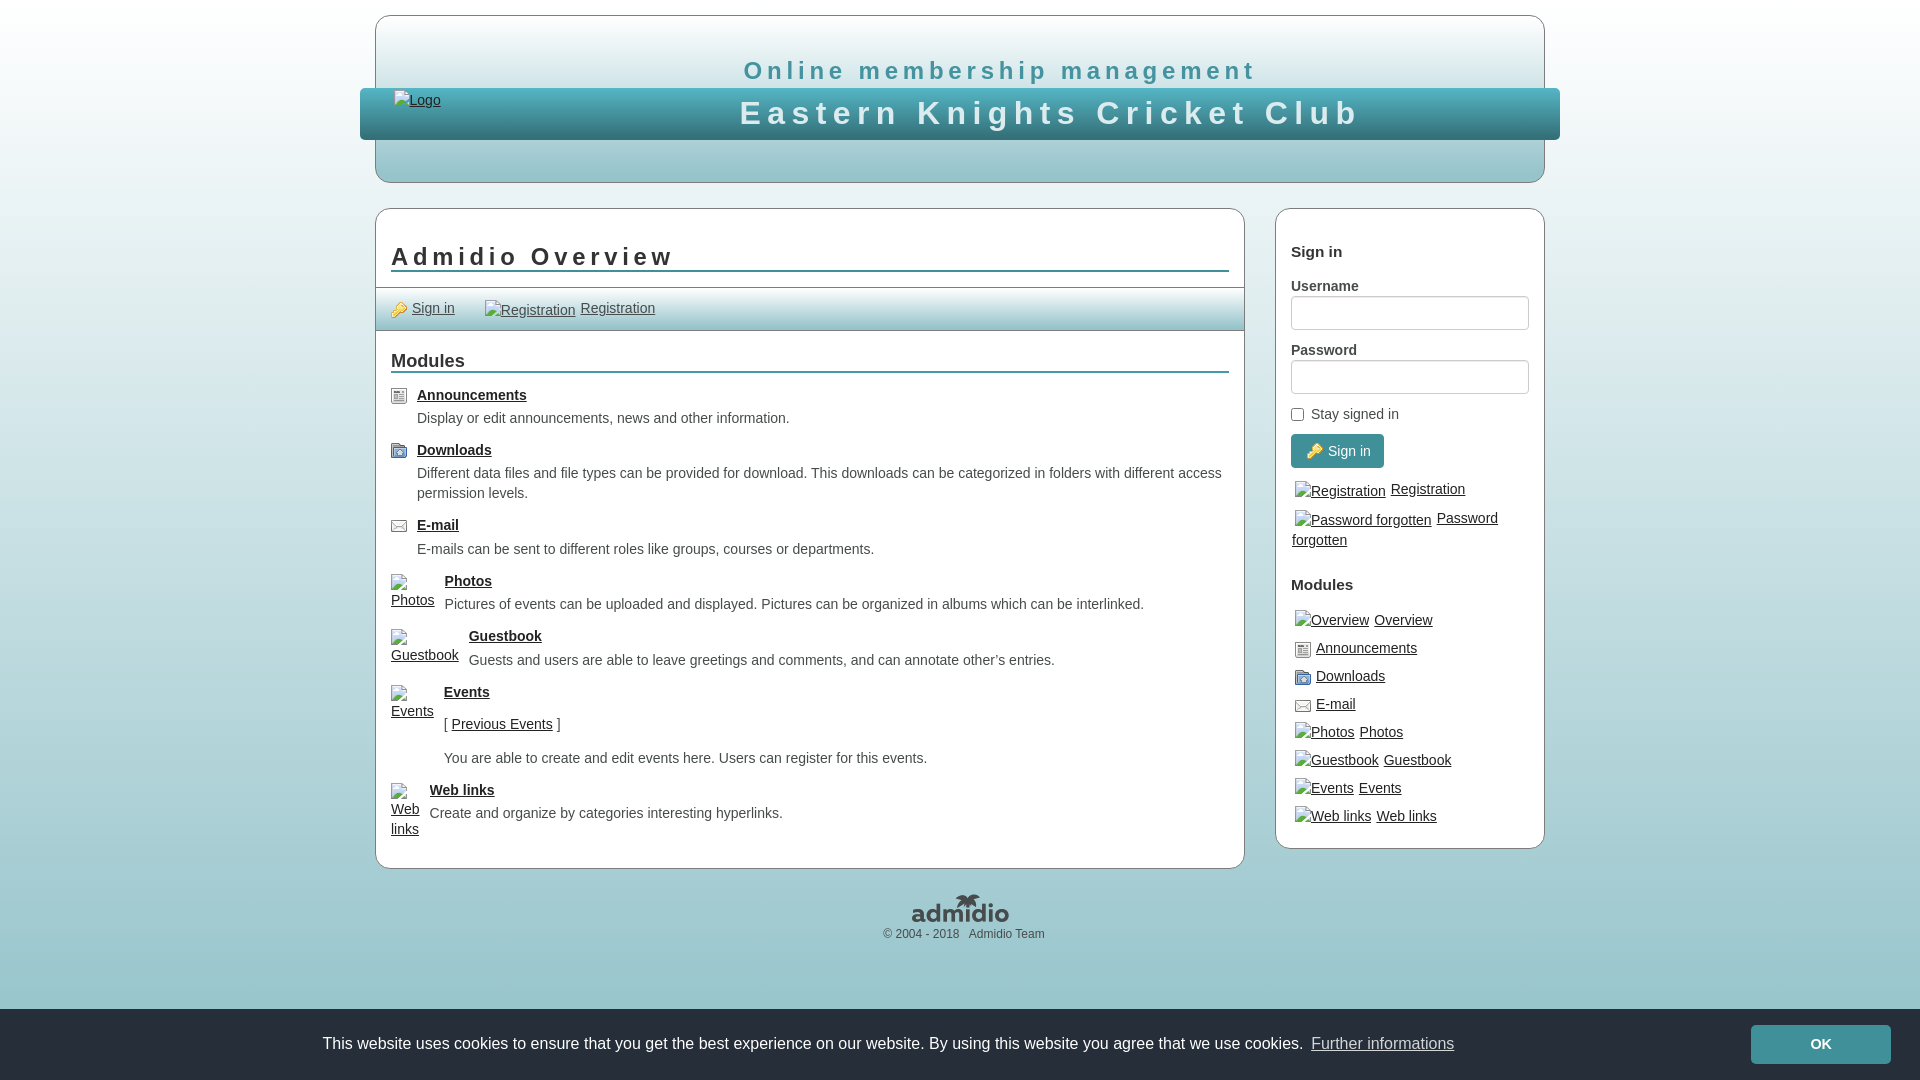 The height and width of the screenshot is (1080, 1920). What do you see at coordinates (1409, 493) in the screenshot?
I see `'Registration'` at bounding box center [1409, 493].